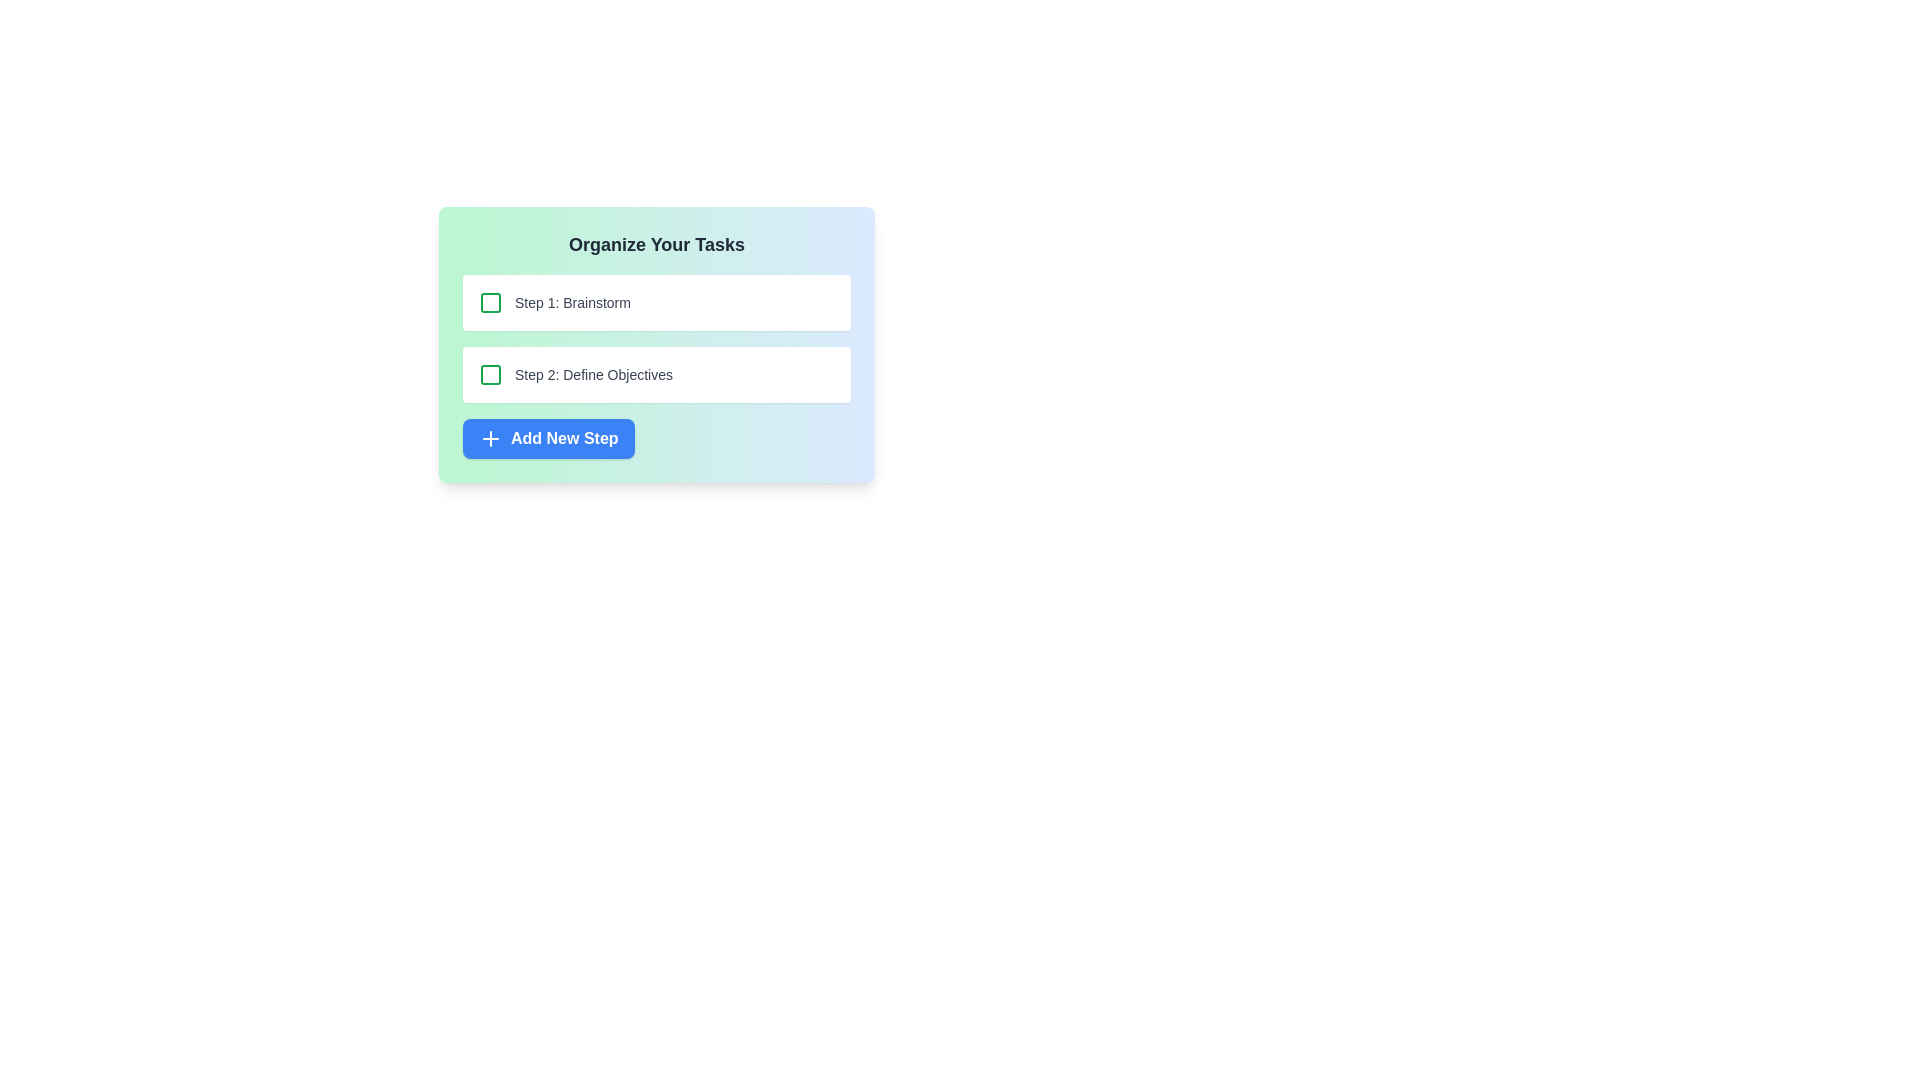  Describe the element at coordinates (490, 438) in the screenshot. I see `the icon within the 'Add New Step' button located at the bottom of the 'Organize Your Tasks' panel to trigger a tooltip or other UI response` at that location.